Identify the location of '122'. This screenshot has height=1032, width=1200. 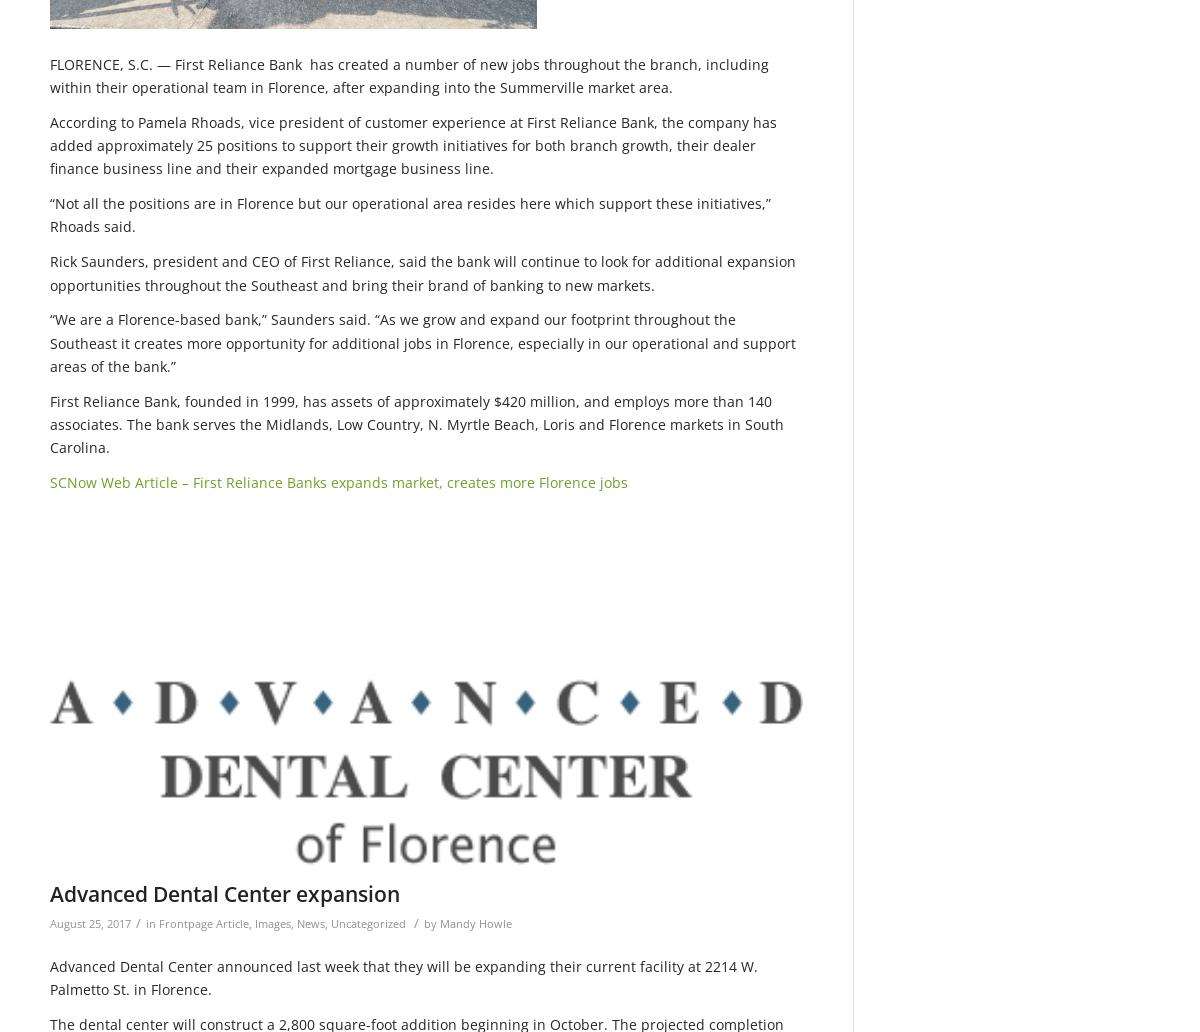
(62, 639).